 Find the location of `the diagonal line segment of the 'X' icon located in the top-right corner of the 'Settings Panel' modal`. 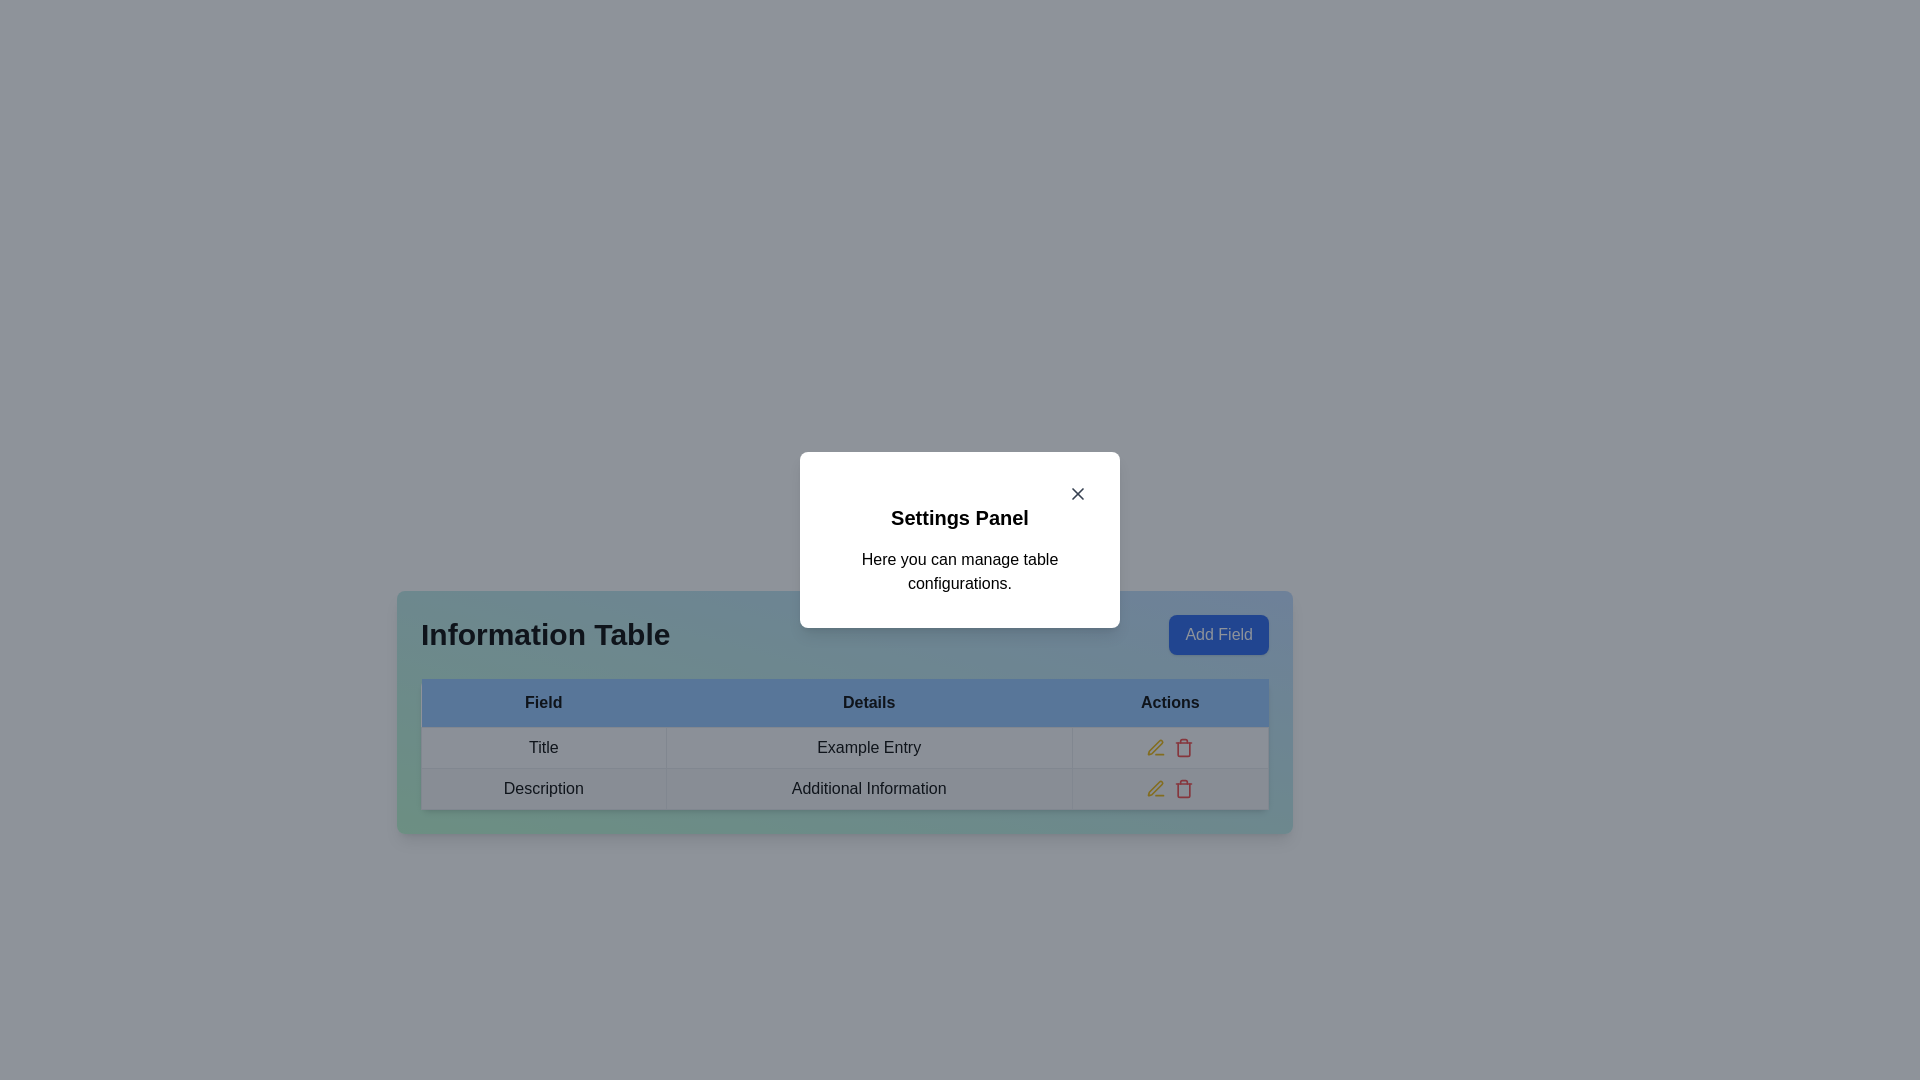

the diagonal line segment of the 'X' icon located in the top-right corner of the 'Settings Panel' modal is located at coordinates (1077, 493).